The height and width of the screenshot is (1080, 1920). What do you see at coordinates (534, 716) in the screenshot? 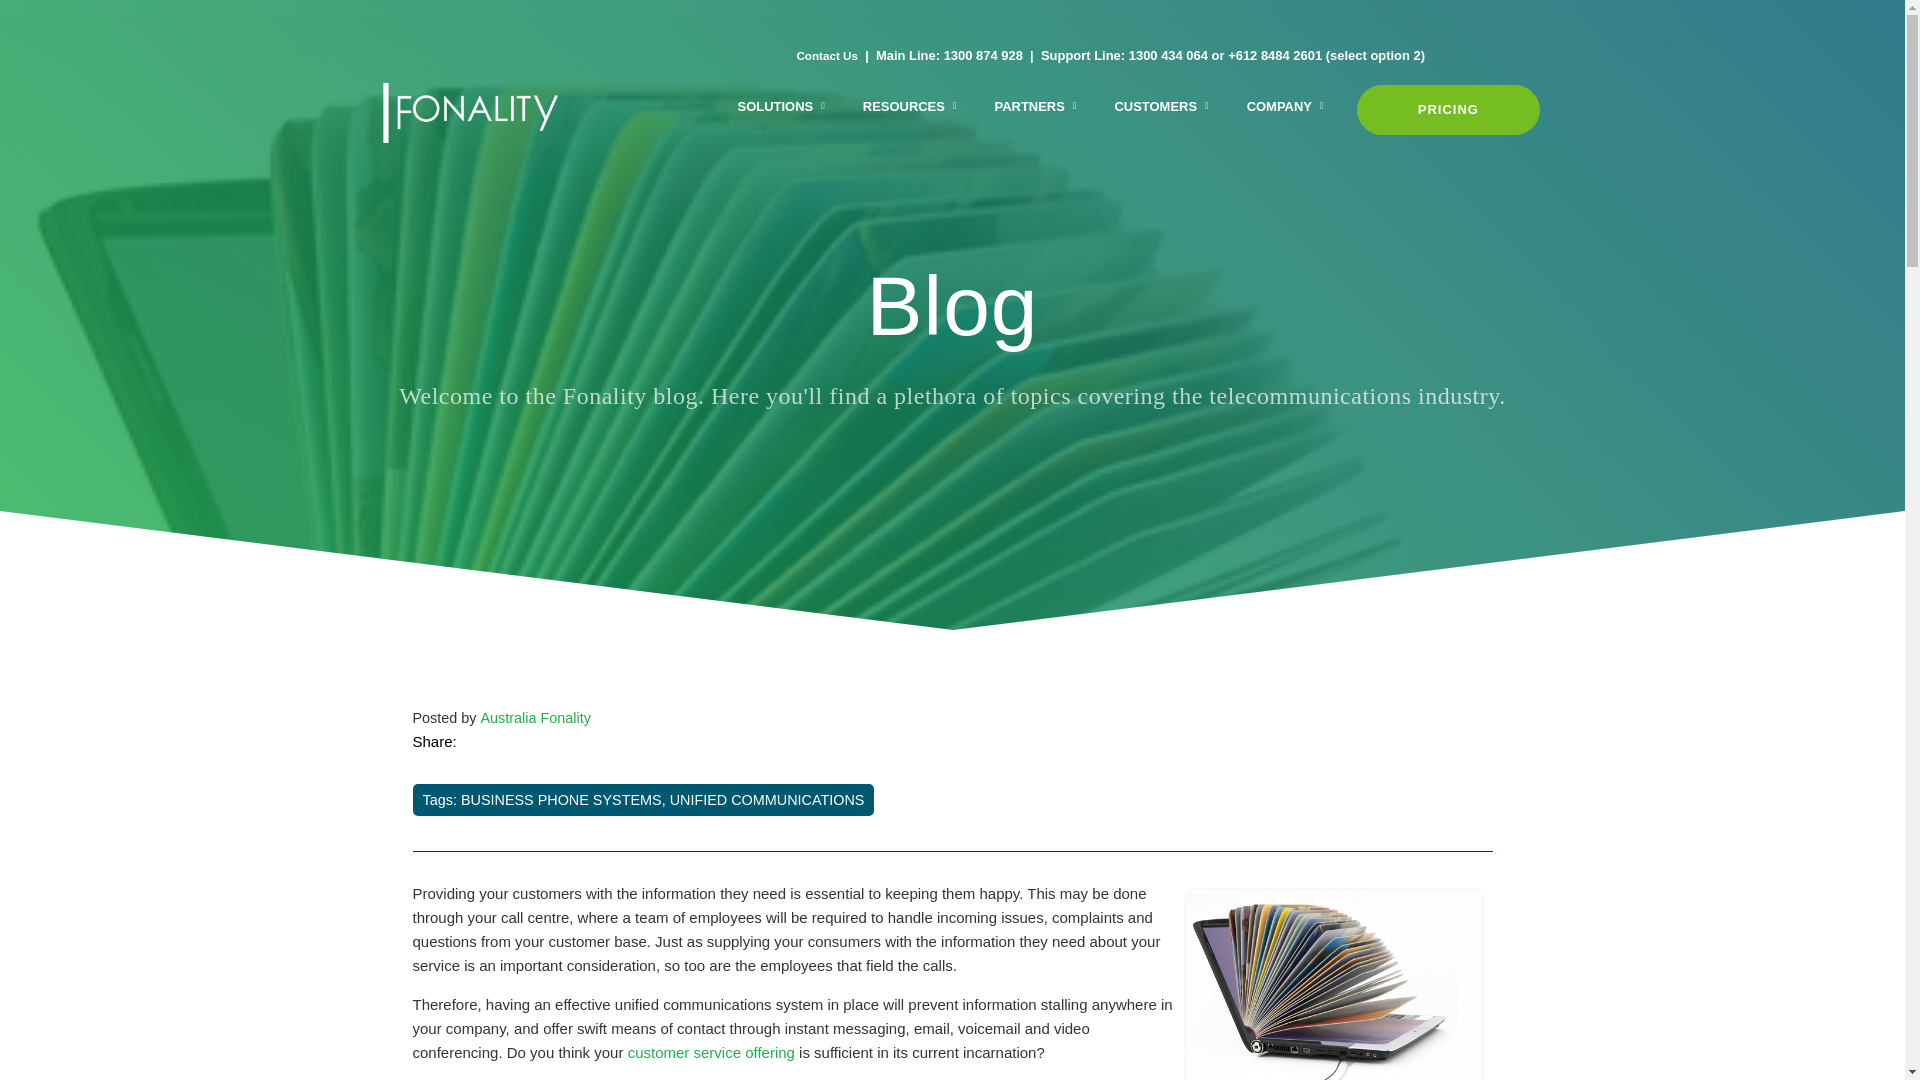
I see `'Australia Fonality'` at bounding box center [534, 716].